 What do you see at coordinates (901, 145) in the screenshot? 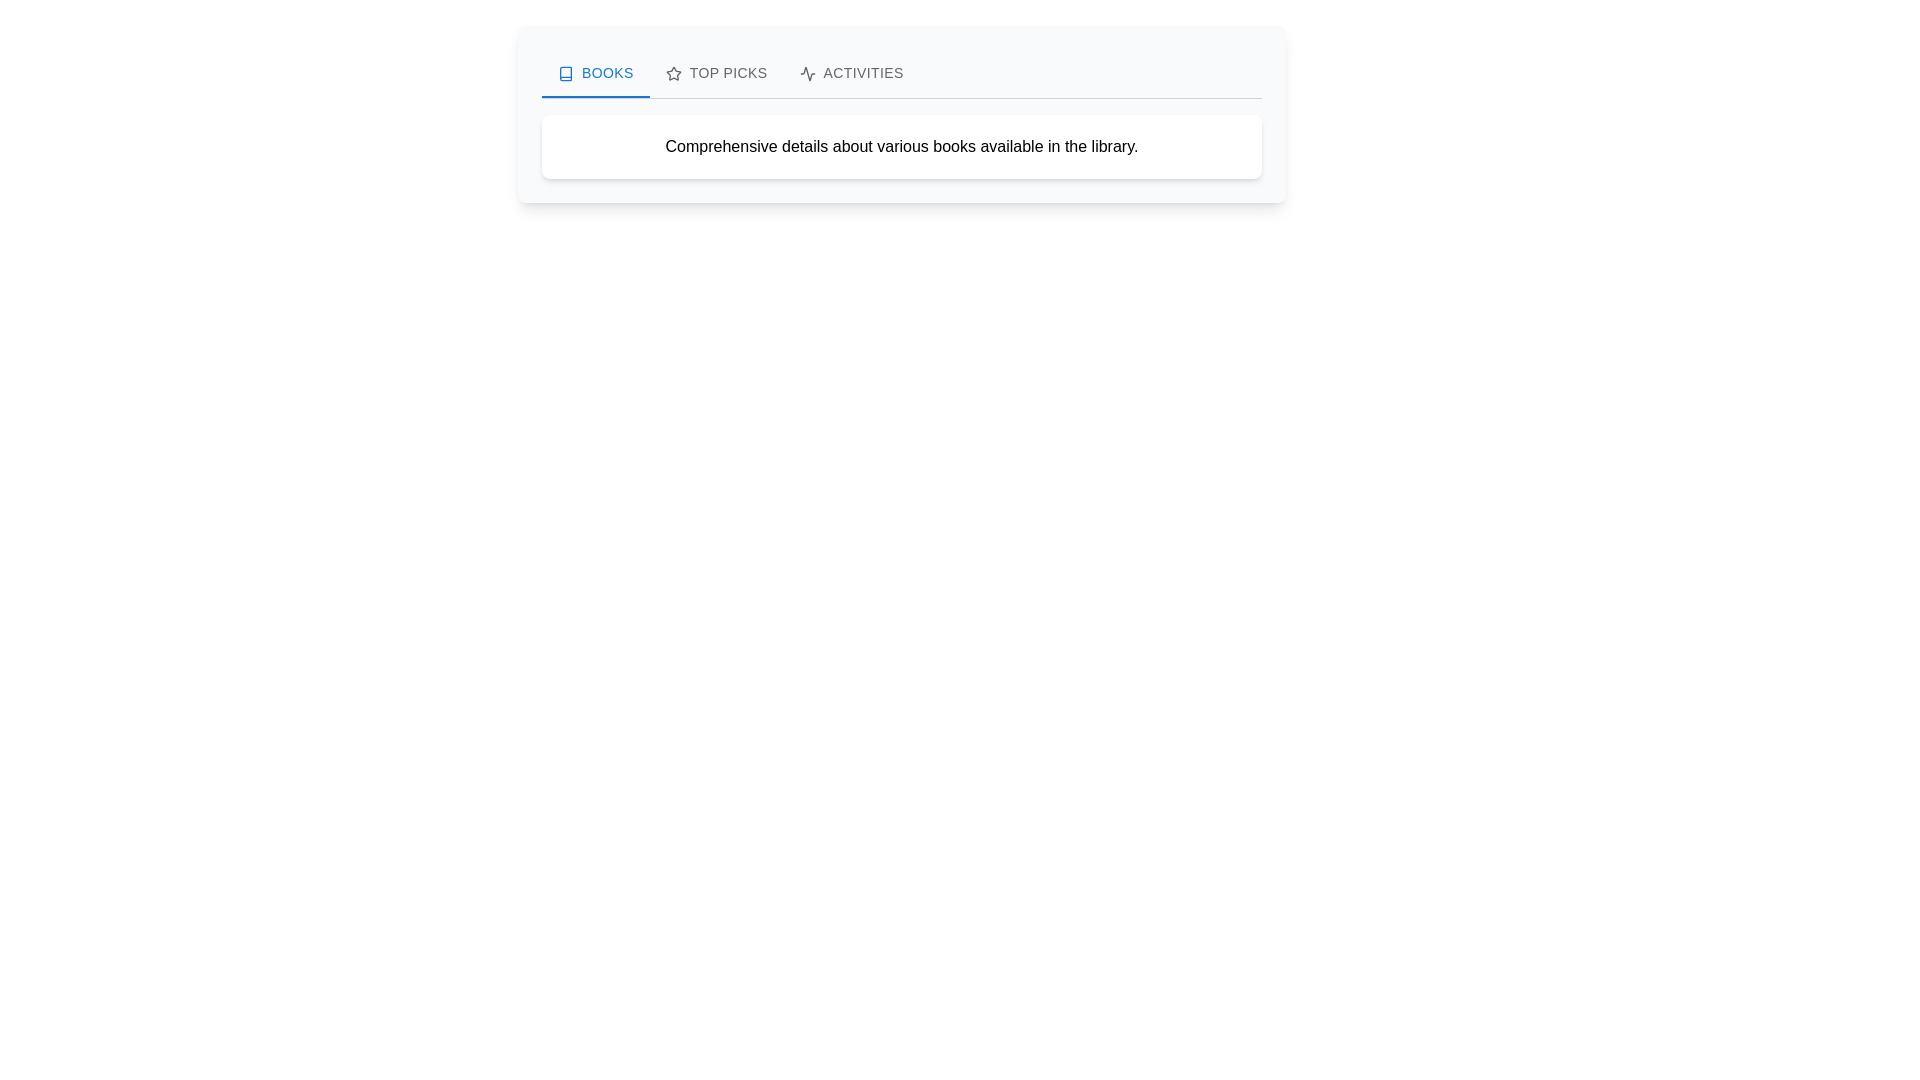
I see `the text block that displays 'Comprehensive details about various books available in the library.', which is styled with a white background, rounded corners, and shadow effect, located beneath the 'Books' tab` at bounding box center [901, 145].